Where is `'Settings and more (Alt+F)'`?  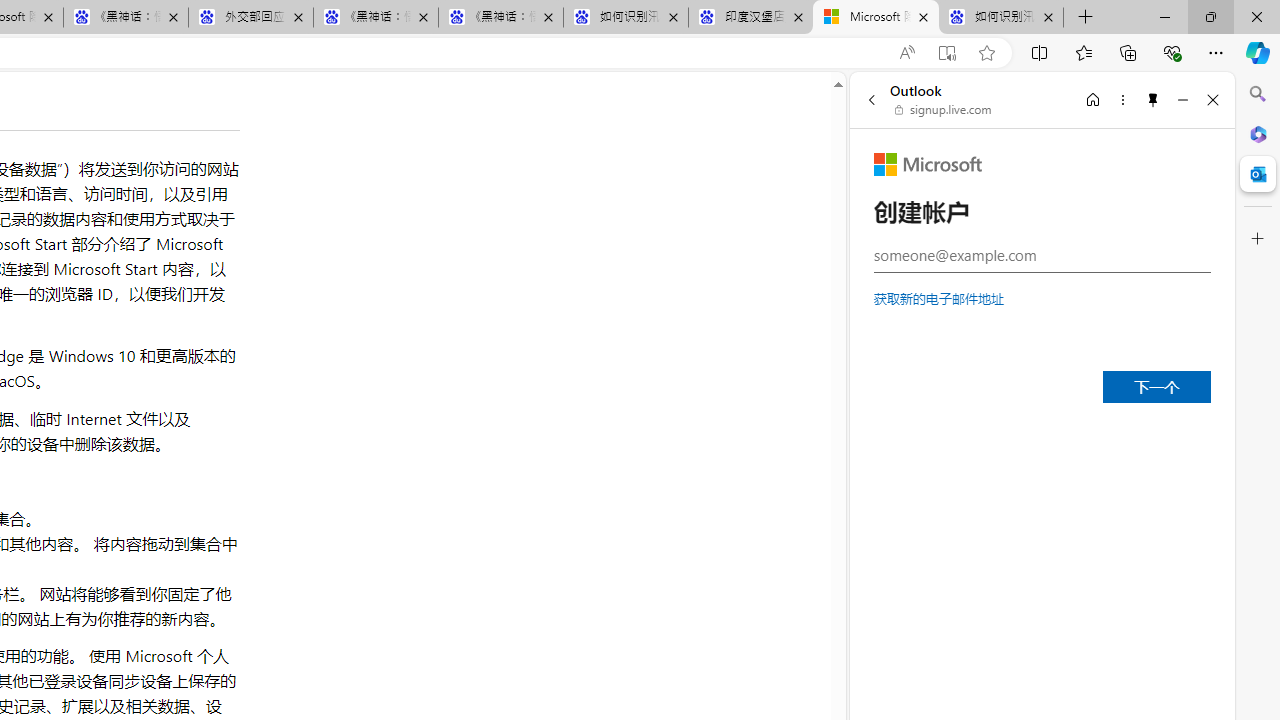 'Settings and more (Alt+F)' is located at coordinates (1215, 51).